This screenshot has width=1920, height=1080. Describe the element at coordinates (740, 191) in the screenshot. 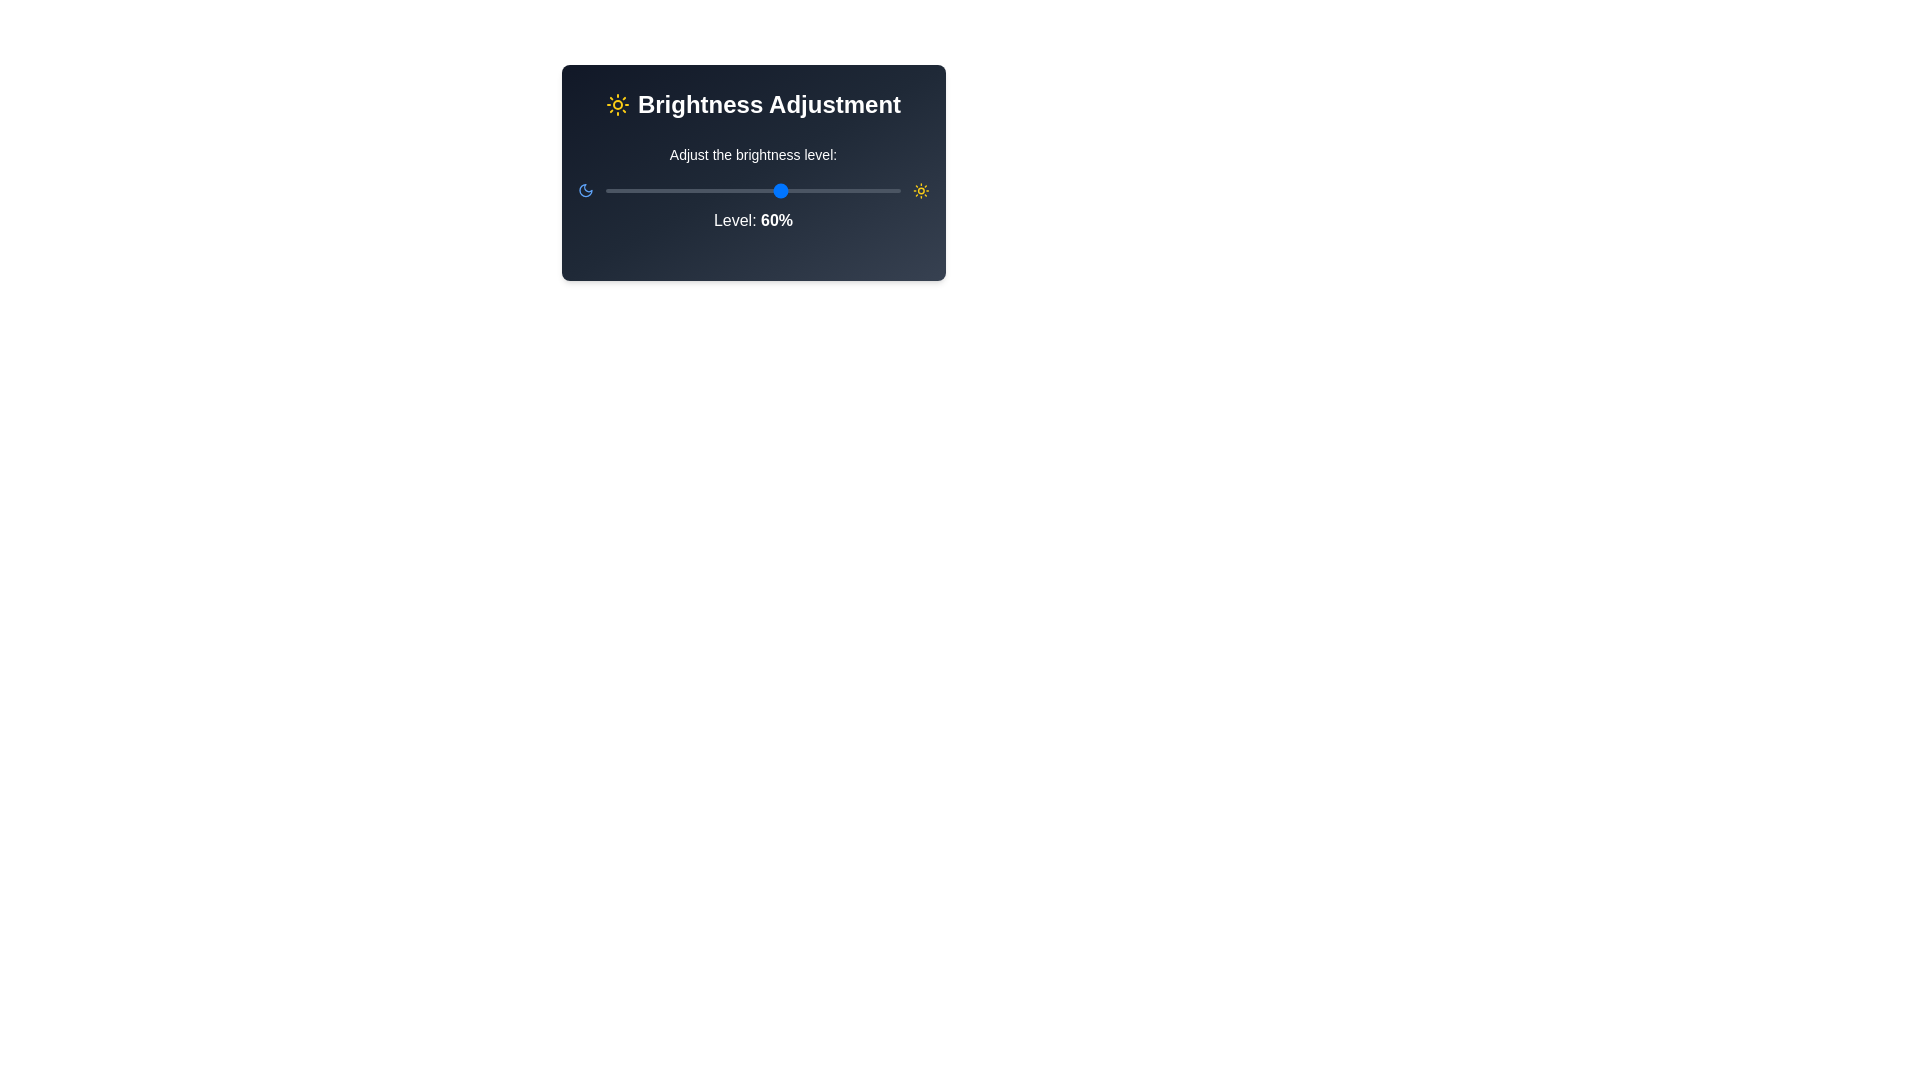

I see `brightness level` at that location.